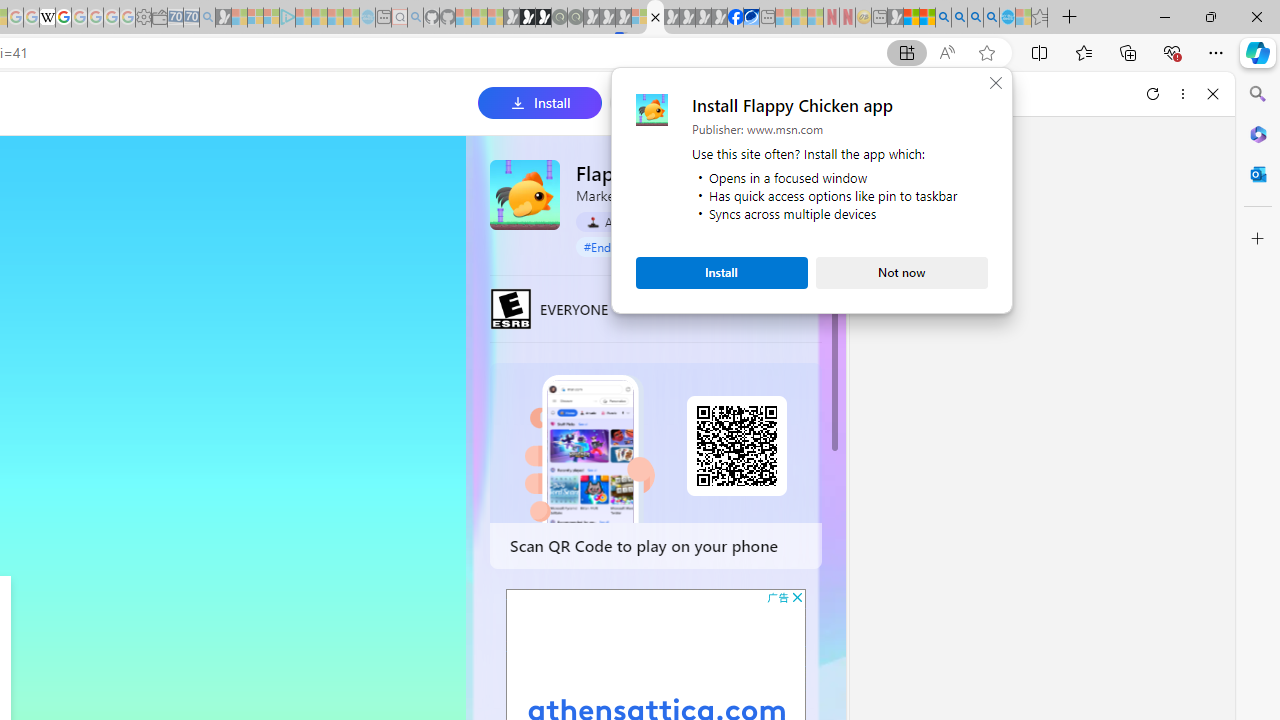  I want to click on 'Future Focus Report 2024 - Sleeping', so click(574, 17).